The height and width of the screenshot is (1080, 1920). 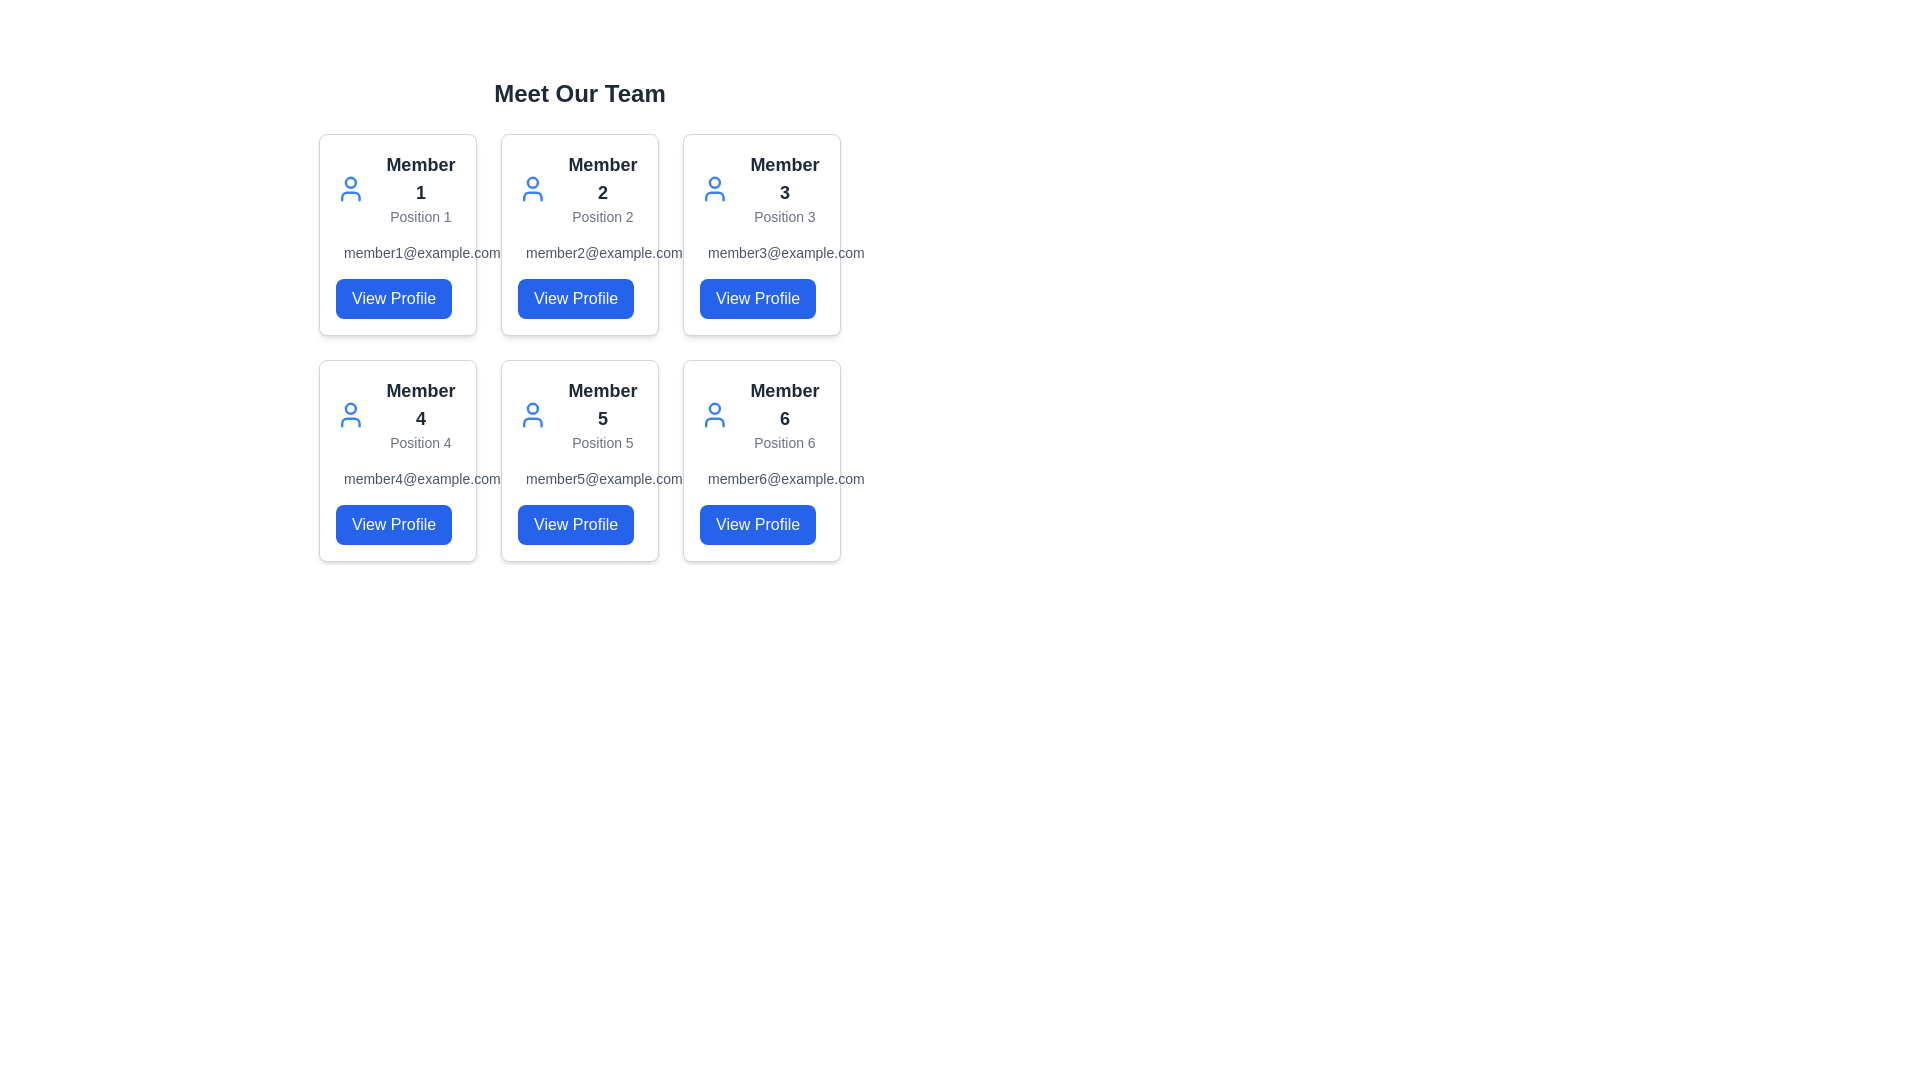 What do you see at coordinates (529, 479) in the screenshot?
I see `the envelope icon, which is a vector-based graphical element styled with strokes, located in the card for Member 5, to the left of the member's name and email details` at bounding box center [529, 479].